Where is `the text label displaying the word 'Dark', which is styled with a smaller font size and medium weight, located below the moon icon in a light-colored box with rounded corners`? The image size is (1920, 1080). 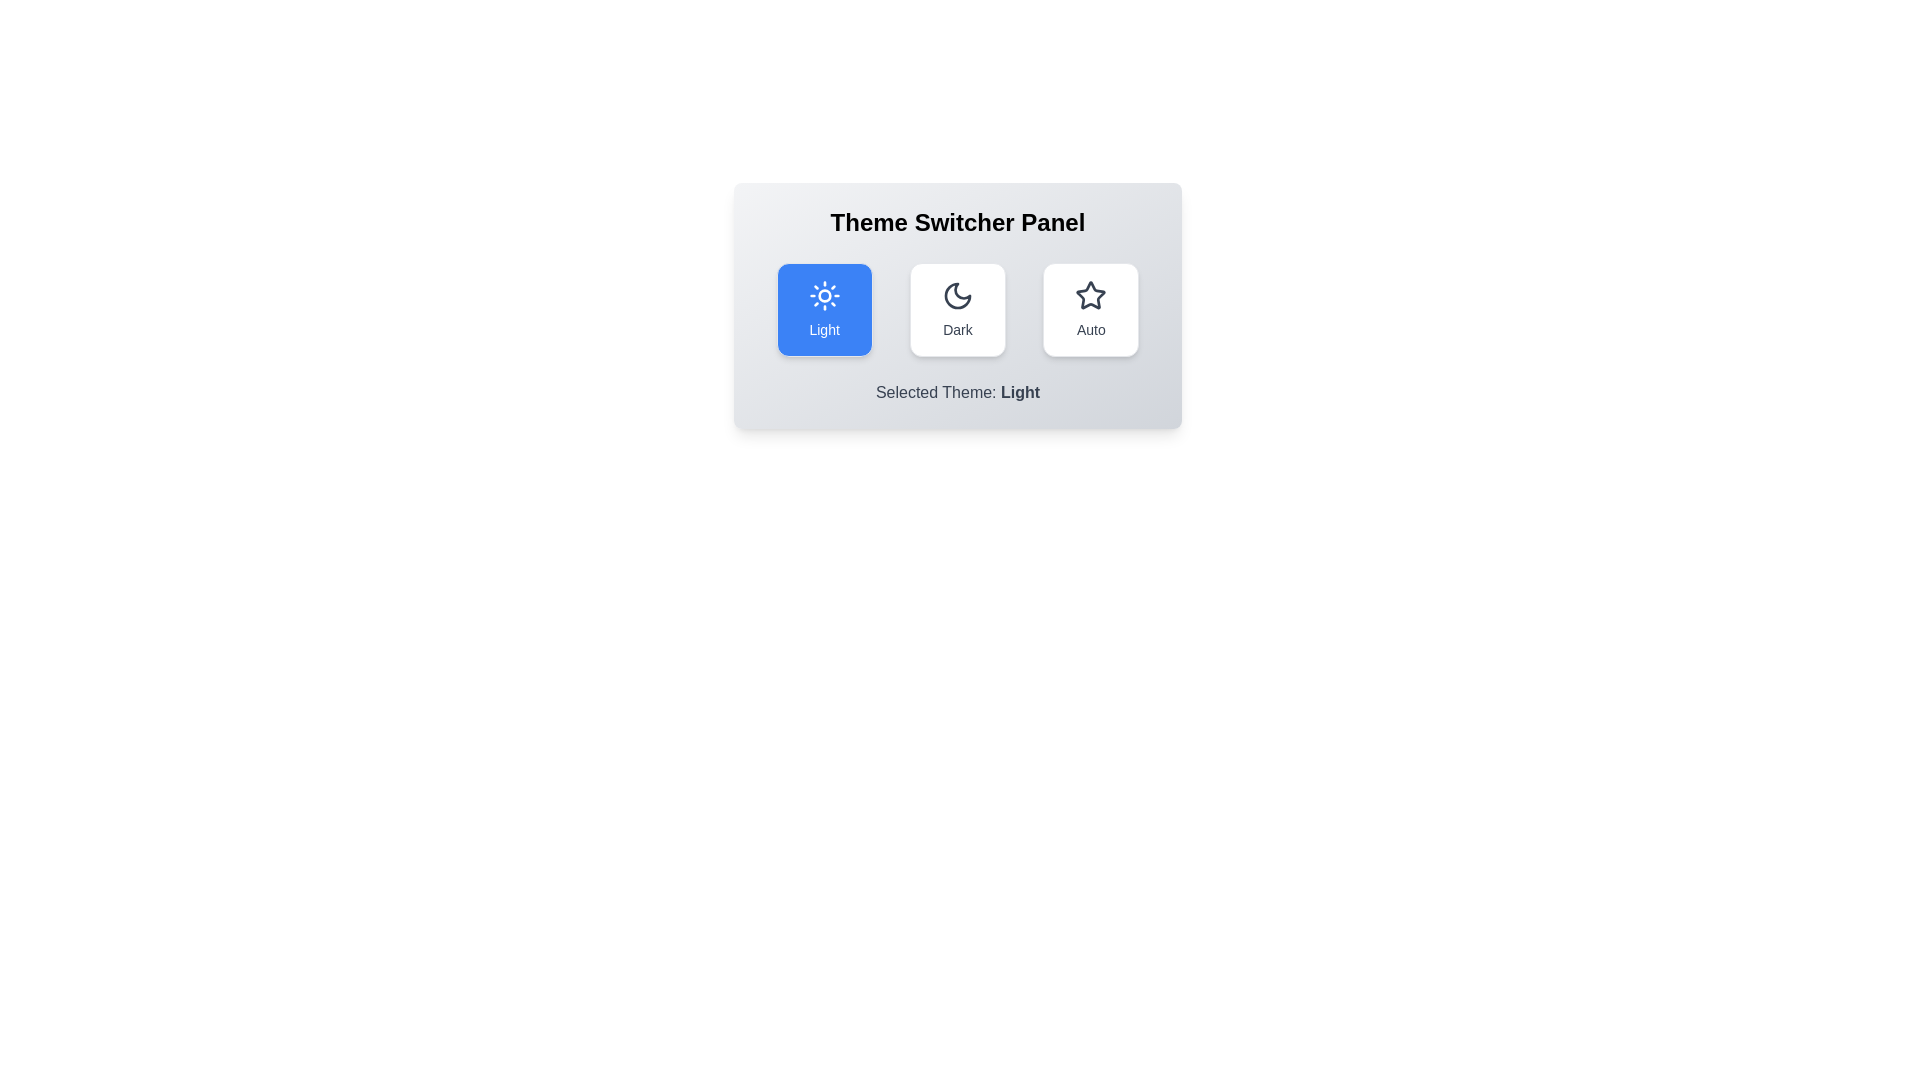 the text label displaying the word 'Dark', which is styled with a smaller font size and medium weight, located below the moon icon in a light-colored box with rounded corners is located at coordinates (956, 329).